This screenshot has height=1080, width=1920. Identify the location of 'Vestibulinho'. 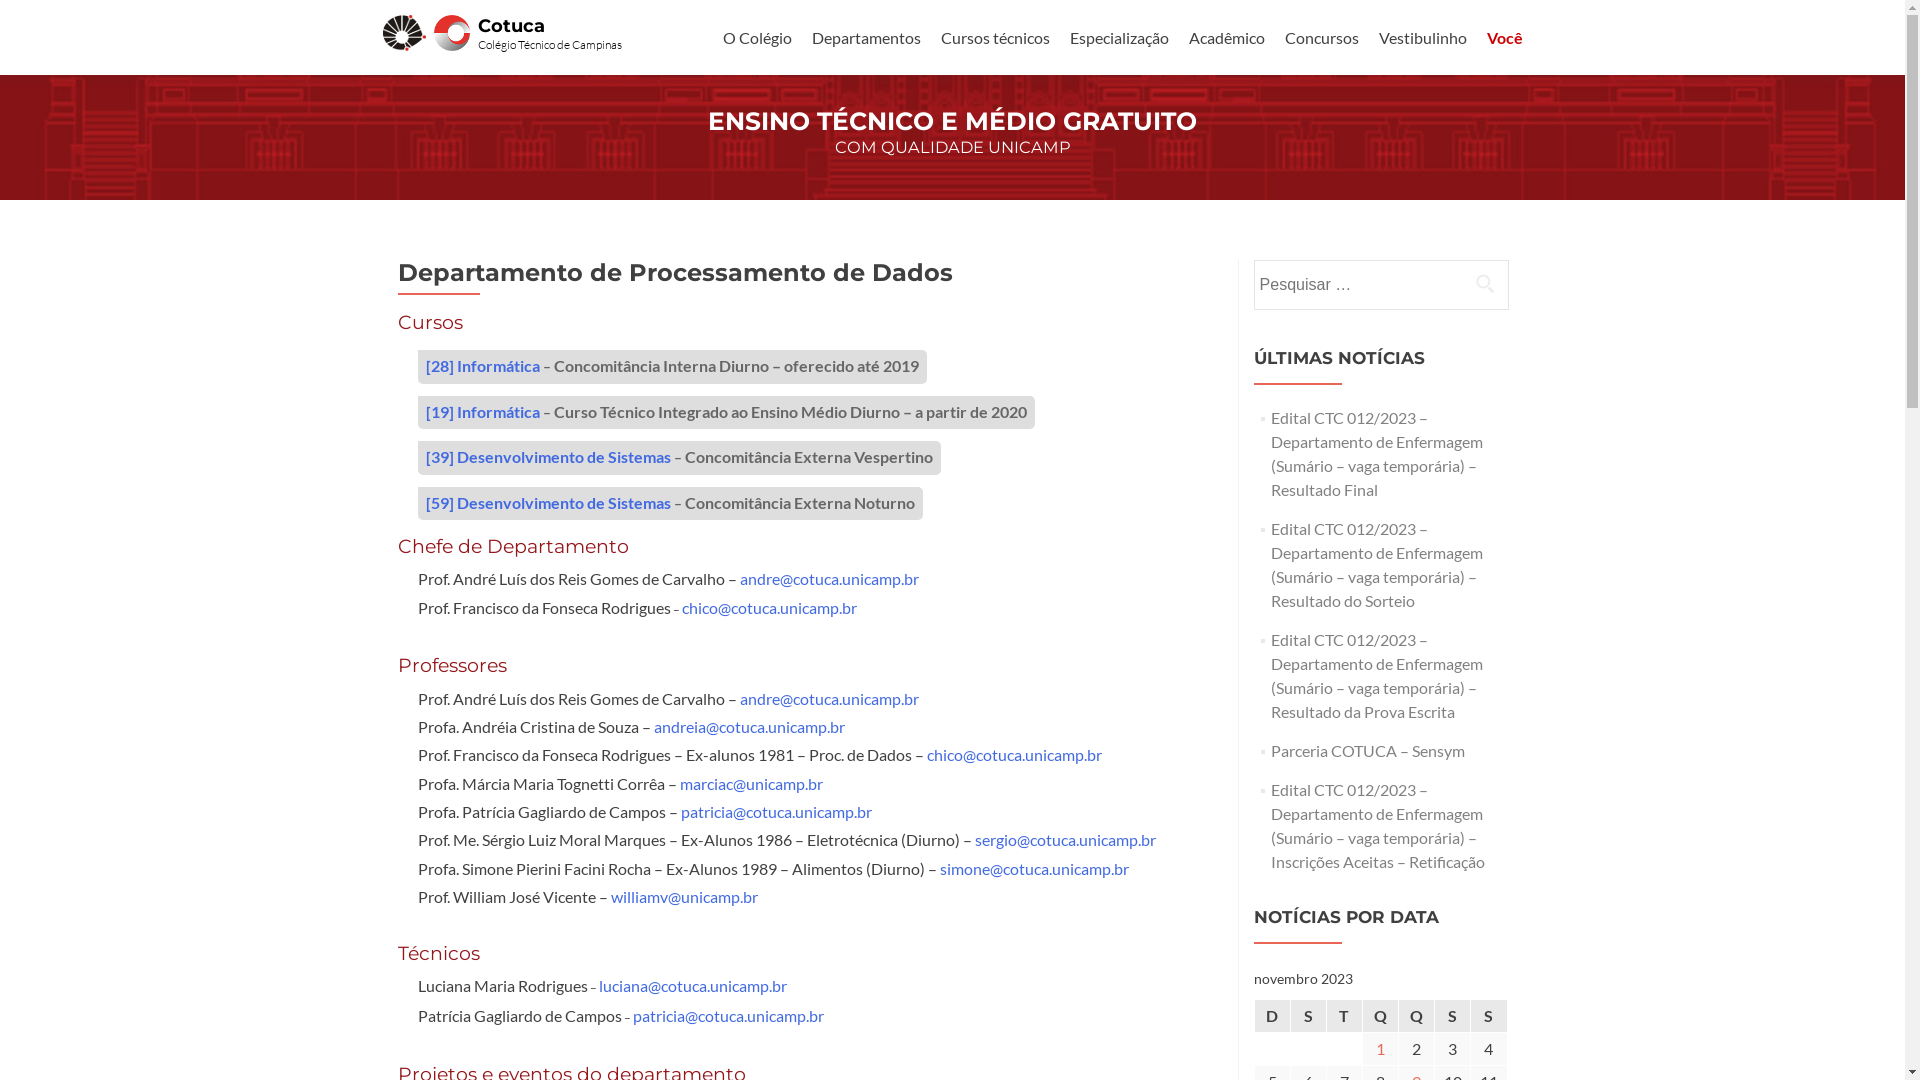
(1376, 37).